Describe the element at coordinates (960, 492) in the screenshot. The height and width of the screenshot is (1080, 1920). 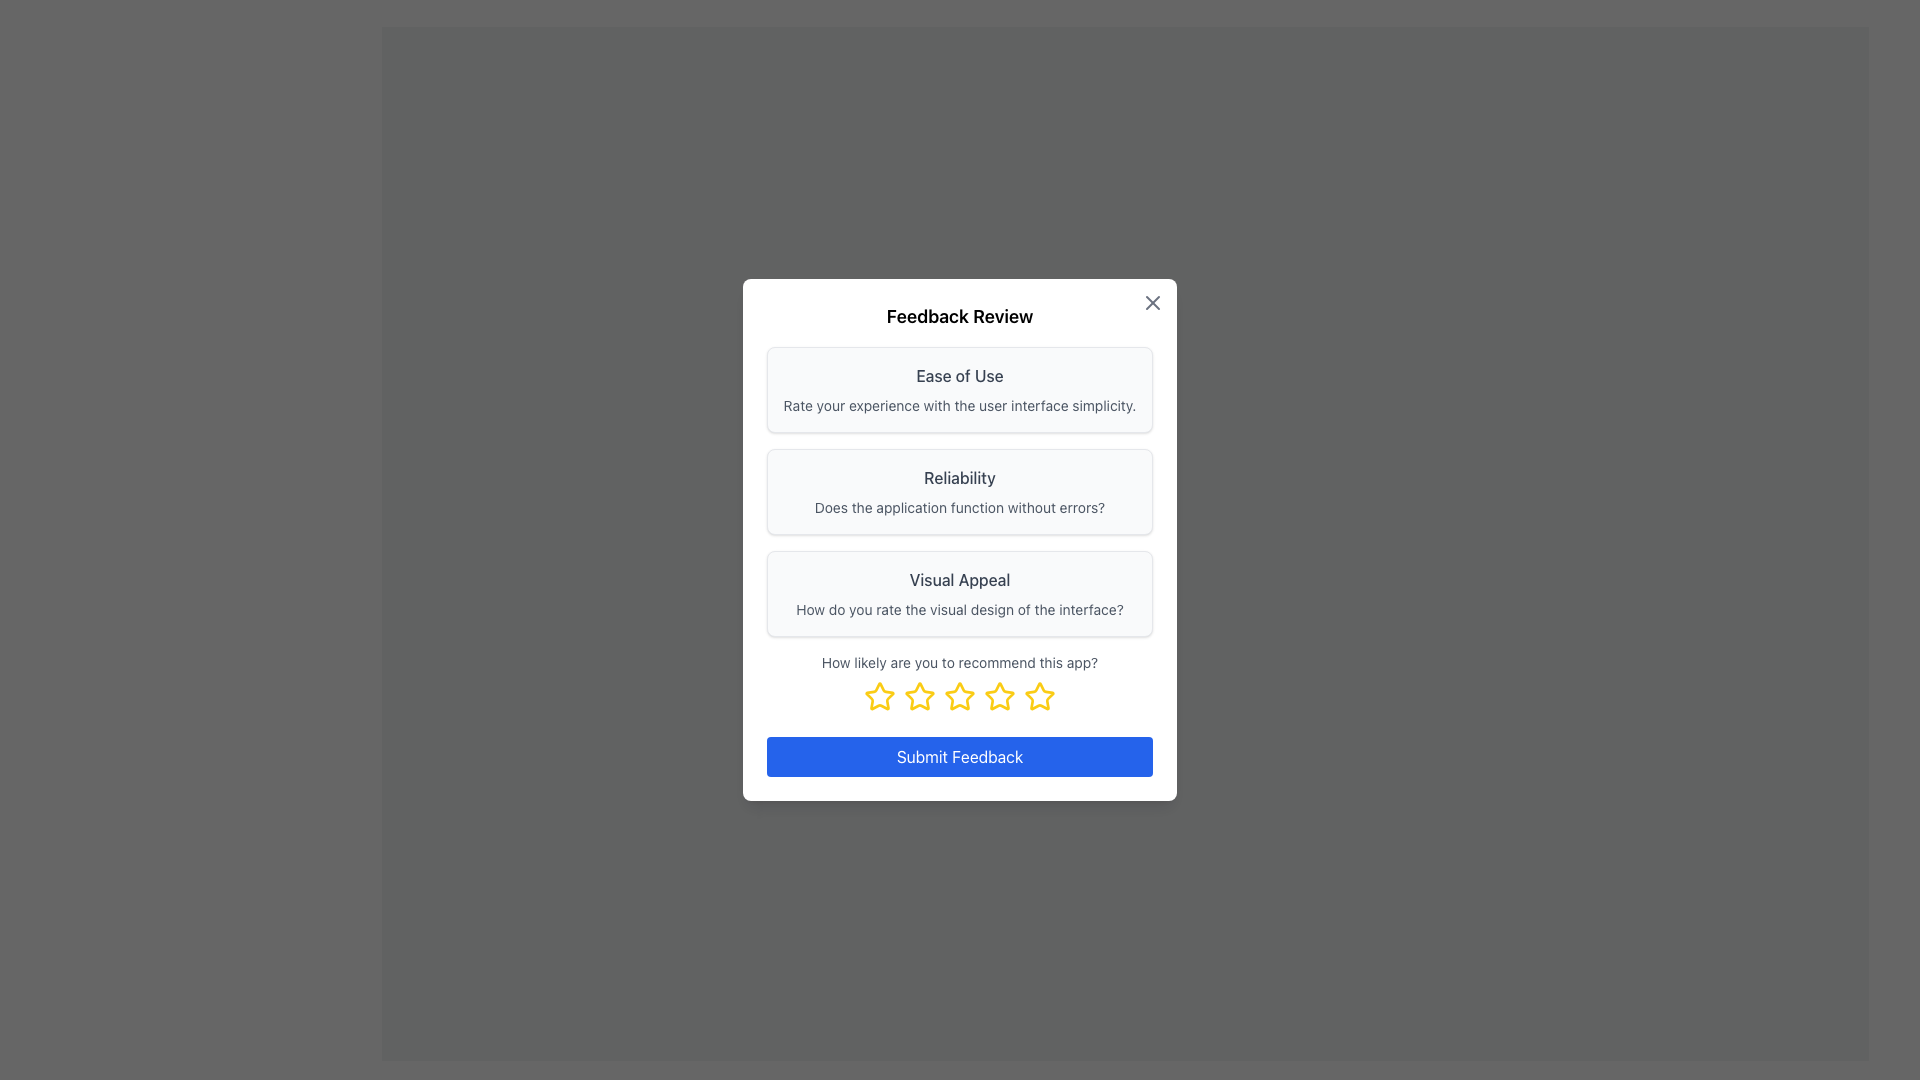
I see `the 'Reliability' static section, which provides a category title and an explanatory question about the application's performance, located in the middle of the dialog between 'Ease of Use' and 'Visual Appeal'` at that location.